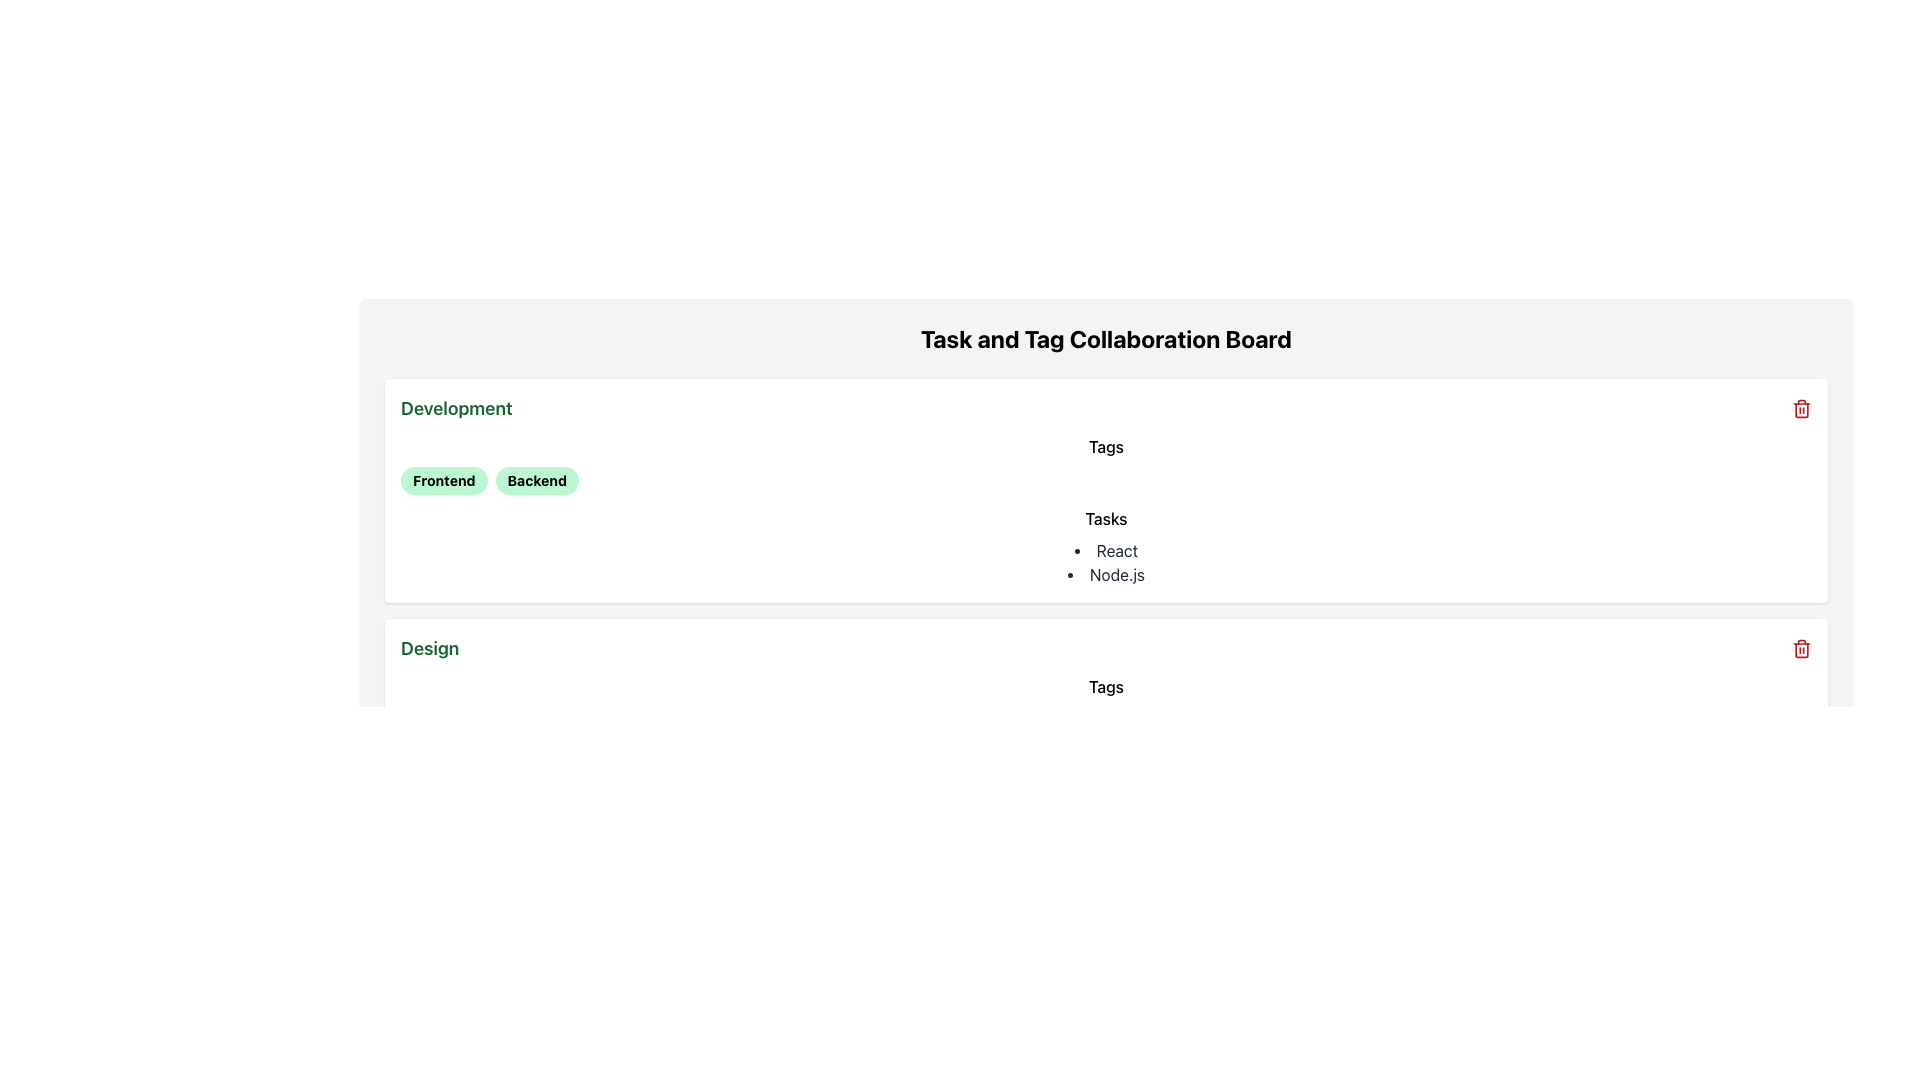 This screenshot has height=1080, width=1920. What do you see at coordinates (1105, 574) in the screenshot?
I see `the Text Label displaying 'Node.js', which is the second item in the bulleted list under the 'Tasks' title in the Development section` at bounding box center [1105, 574].